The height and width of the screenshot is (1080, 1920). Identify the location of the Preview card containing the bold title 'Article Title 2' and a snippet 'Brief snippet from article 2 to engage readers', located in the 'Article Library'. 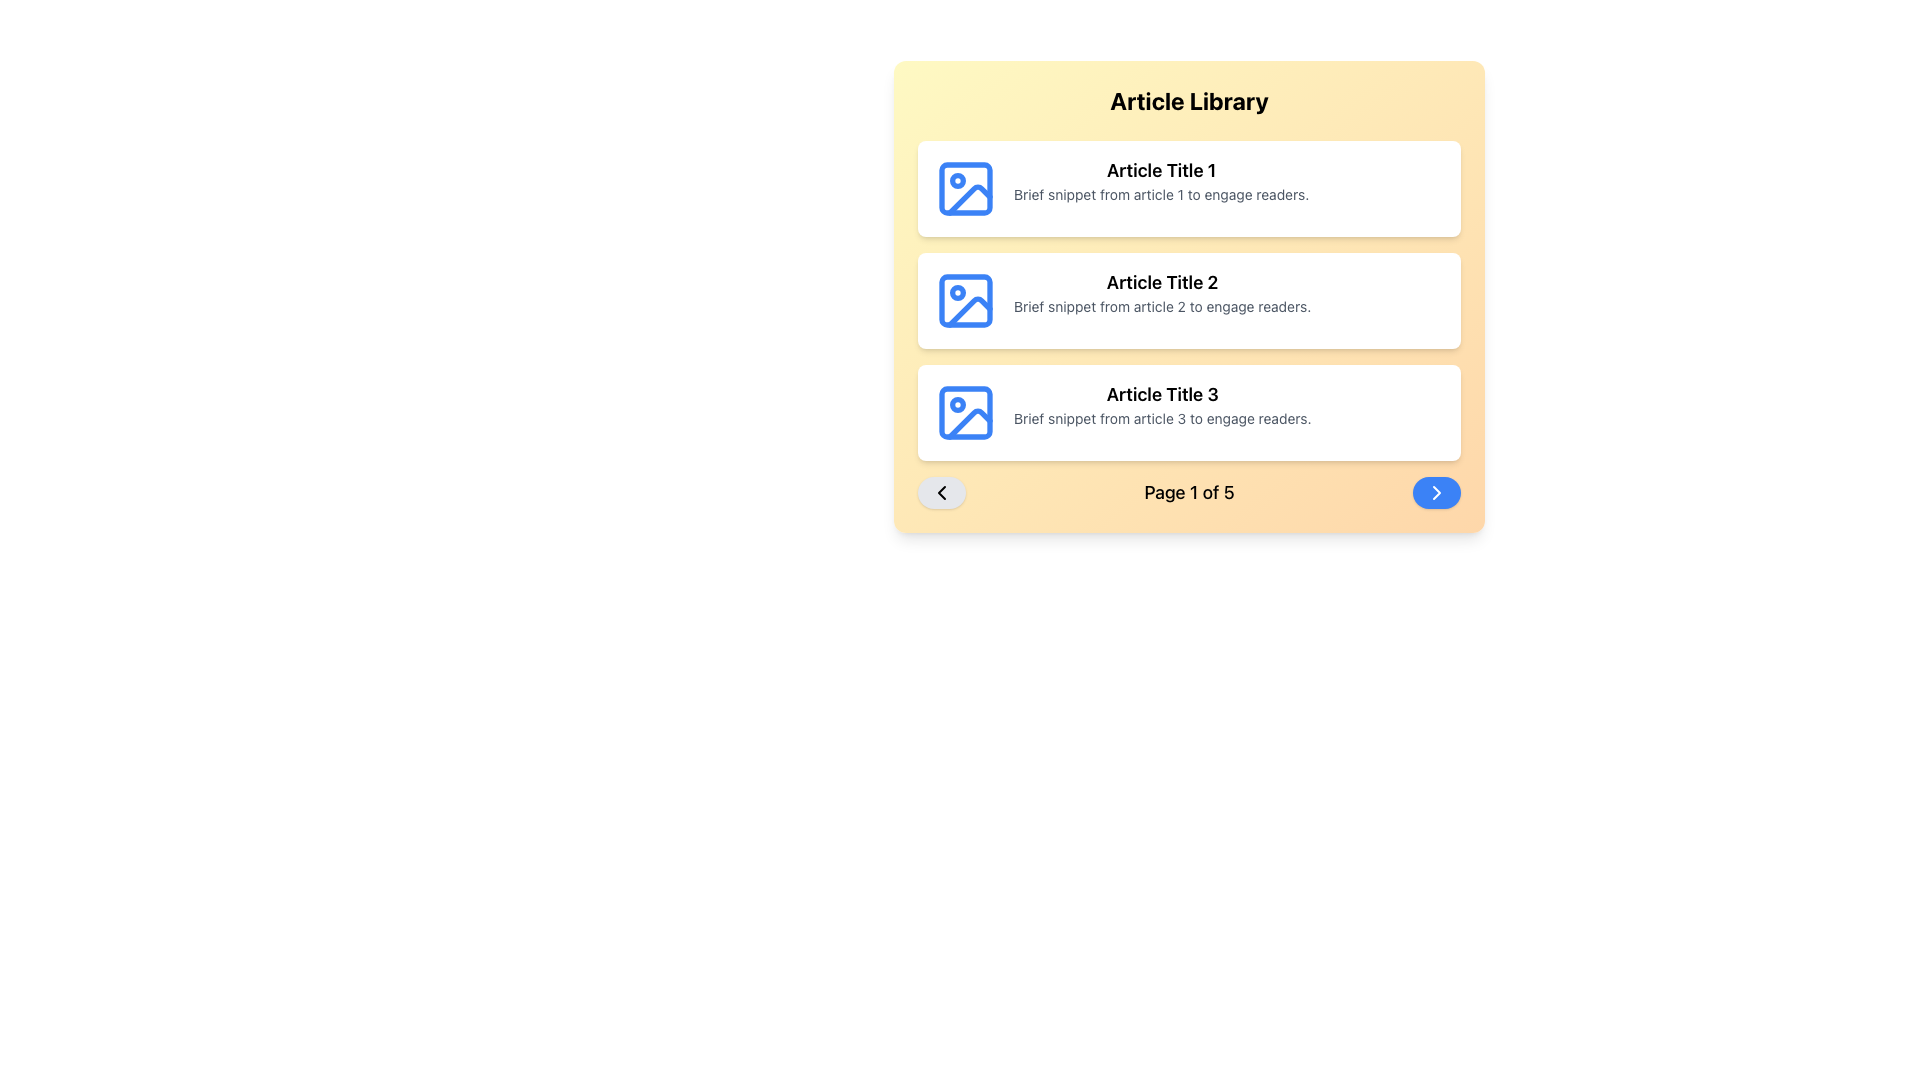
(1189, 300).